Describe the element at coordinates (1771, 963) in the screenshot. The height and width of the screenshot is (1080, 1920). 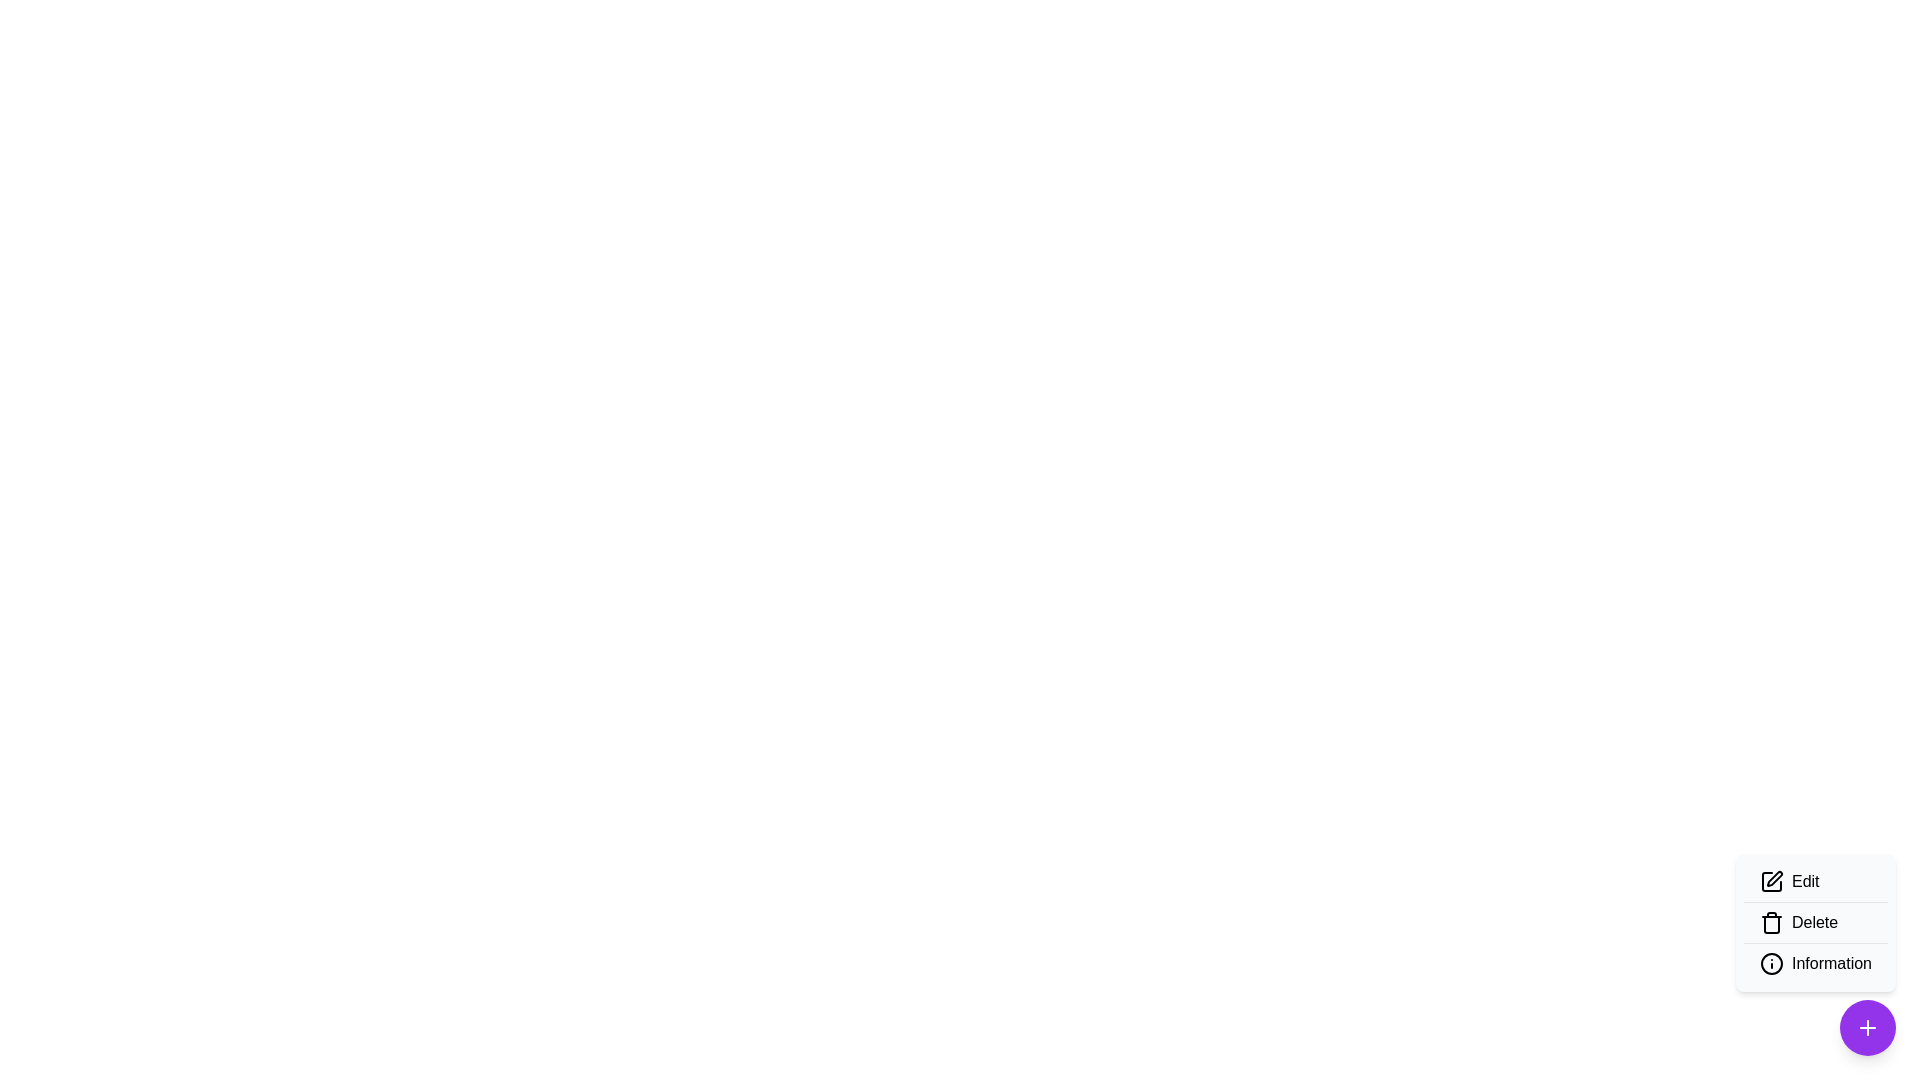
I see `the SVG circle element located in the bottom-right corner of the interface, which is part of an information or status-related icon` at that location.